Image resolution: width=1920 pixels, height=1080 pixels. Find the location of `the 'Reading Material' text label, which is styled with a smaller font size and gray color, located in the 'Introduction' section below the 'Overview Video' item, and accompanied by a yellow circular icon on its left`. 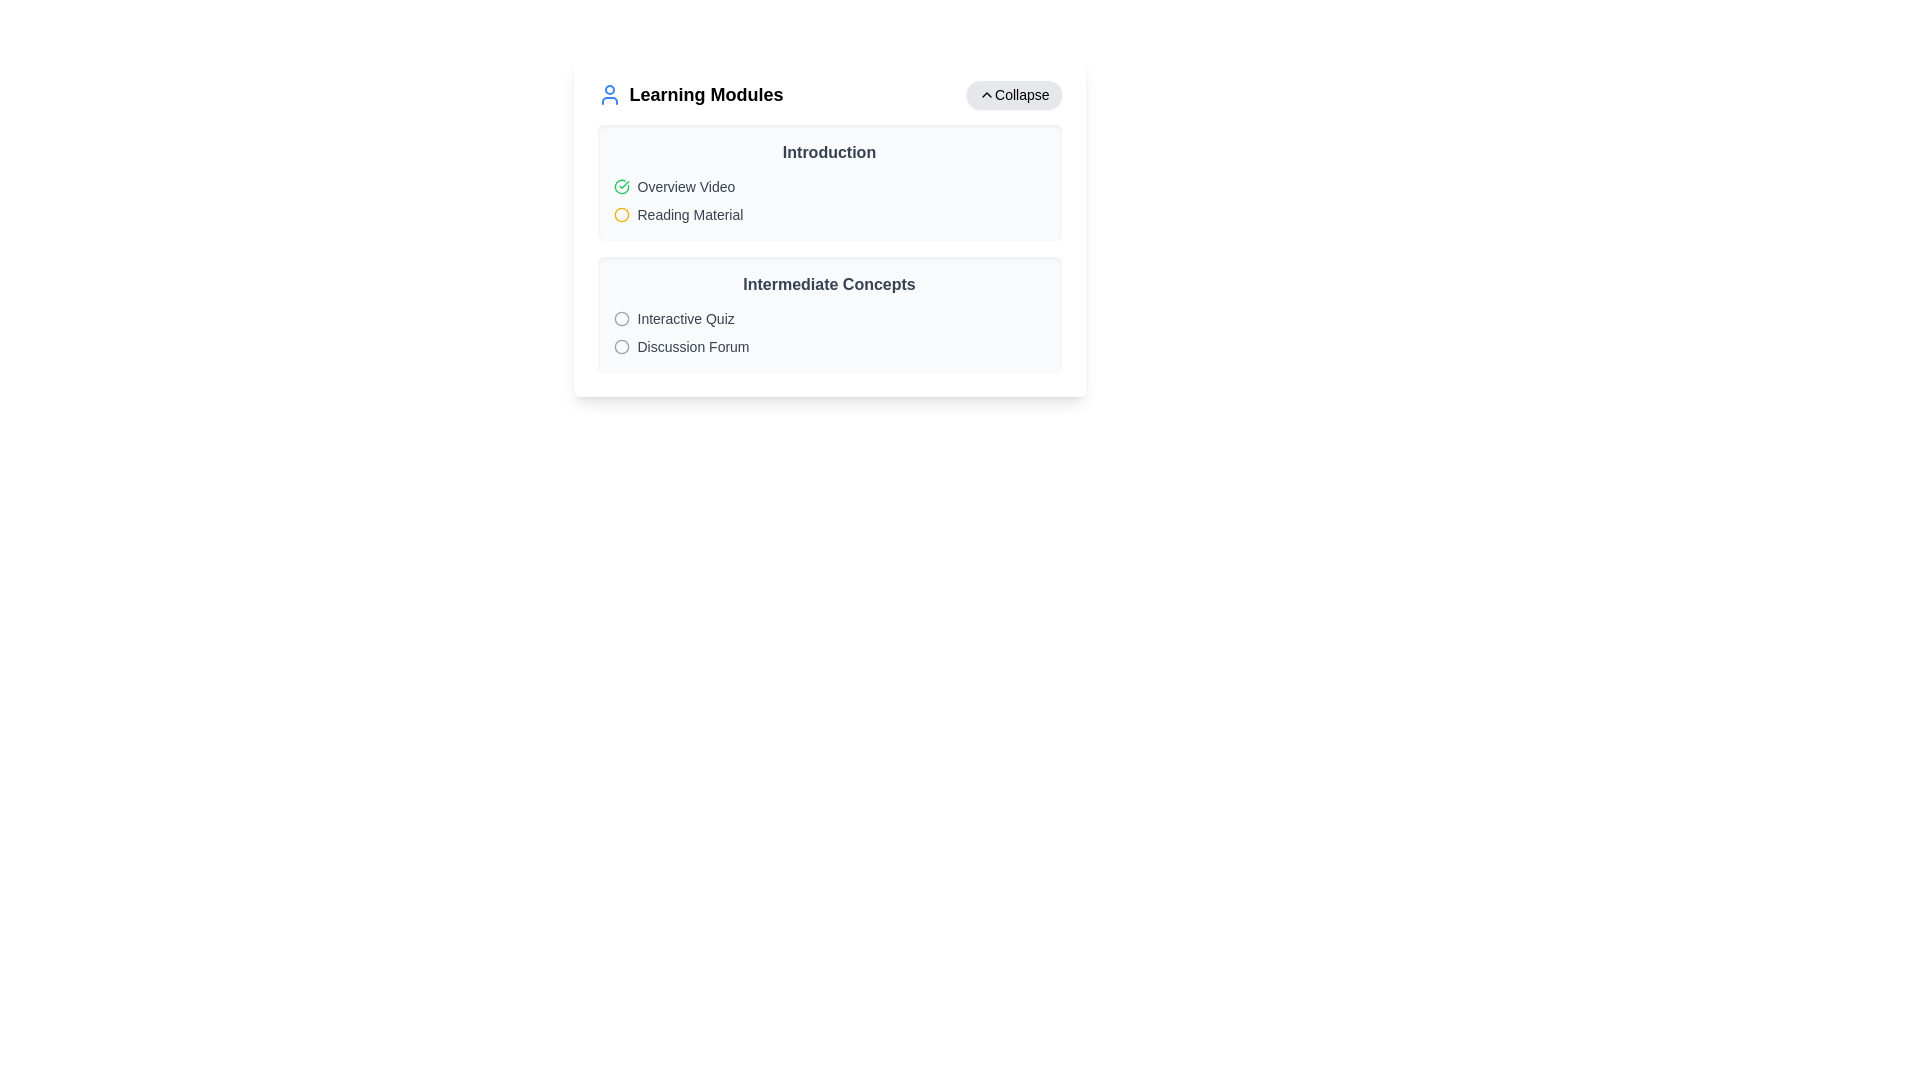

the 'Reading Material' text label, which is styled with a smaller font size and gray color, located in the 'Introduction' section below the 'Overview Video' item, and accompanied by a yellow circular icon on its left is located at coordinates (690, 215).